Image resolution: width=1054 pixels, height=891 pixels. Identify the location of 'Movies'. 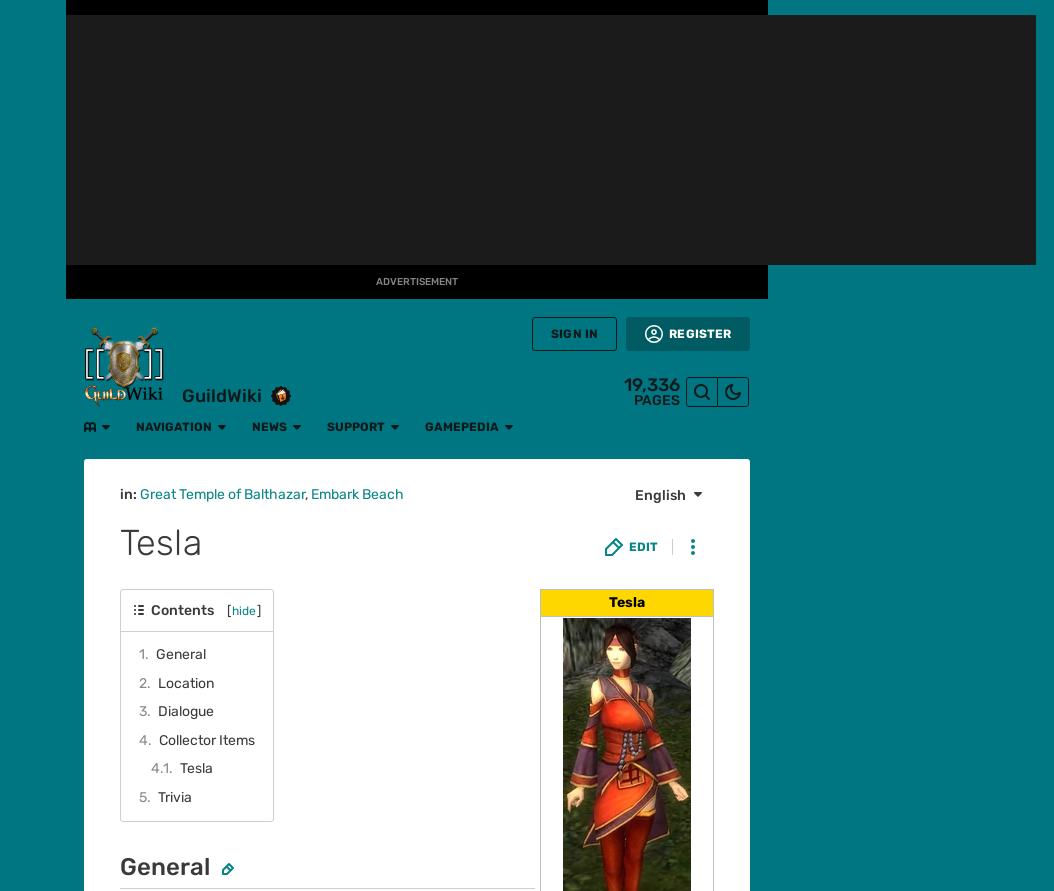
(14, 429).